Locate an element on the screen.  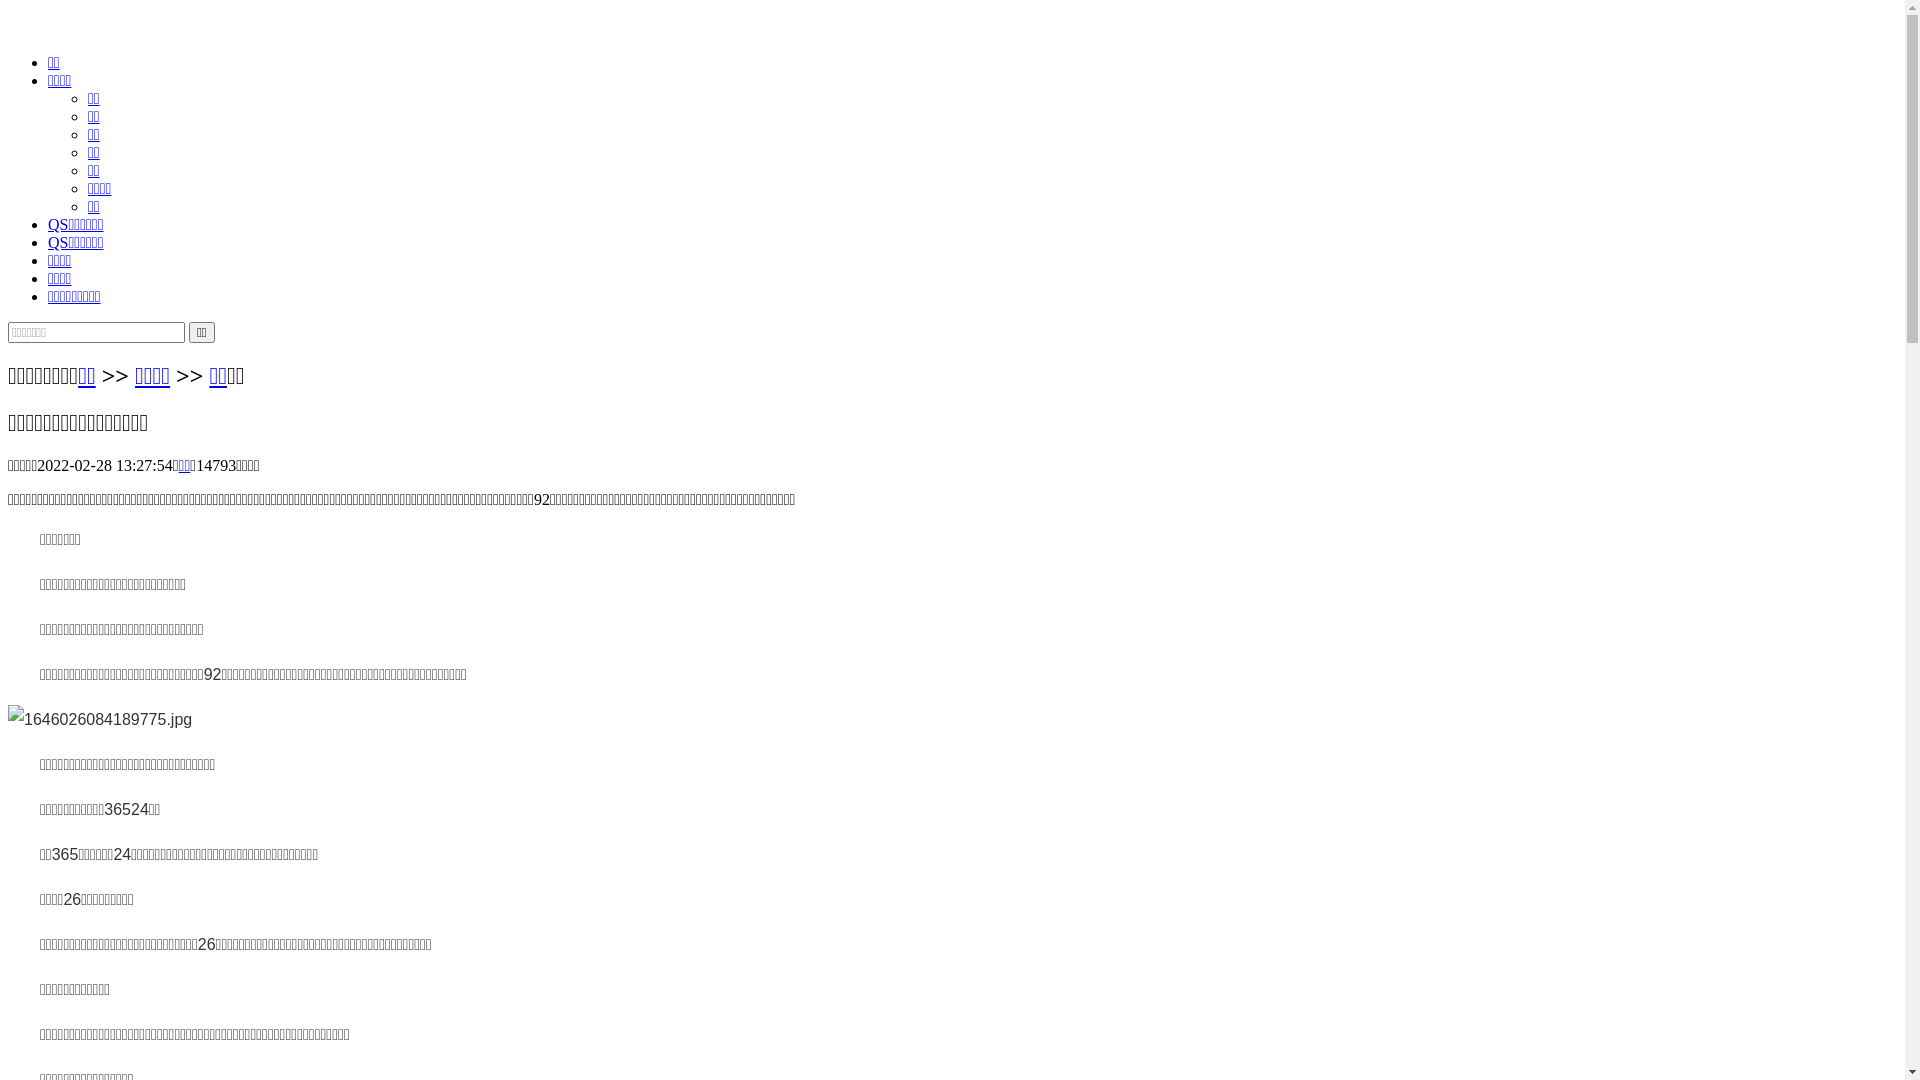
'1646028915102456.jpg' is located at coordinates (99, 720).